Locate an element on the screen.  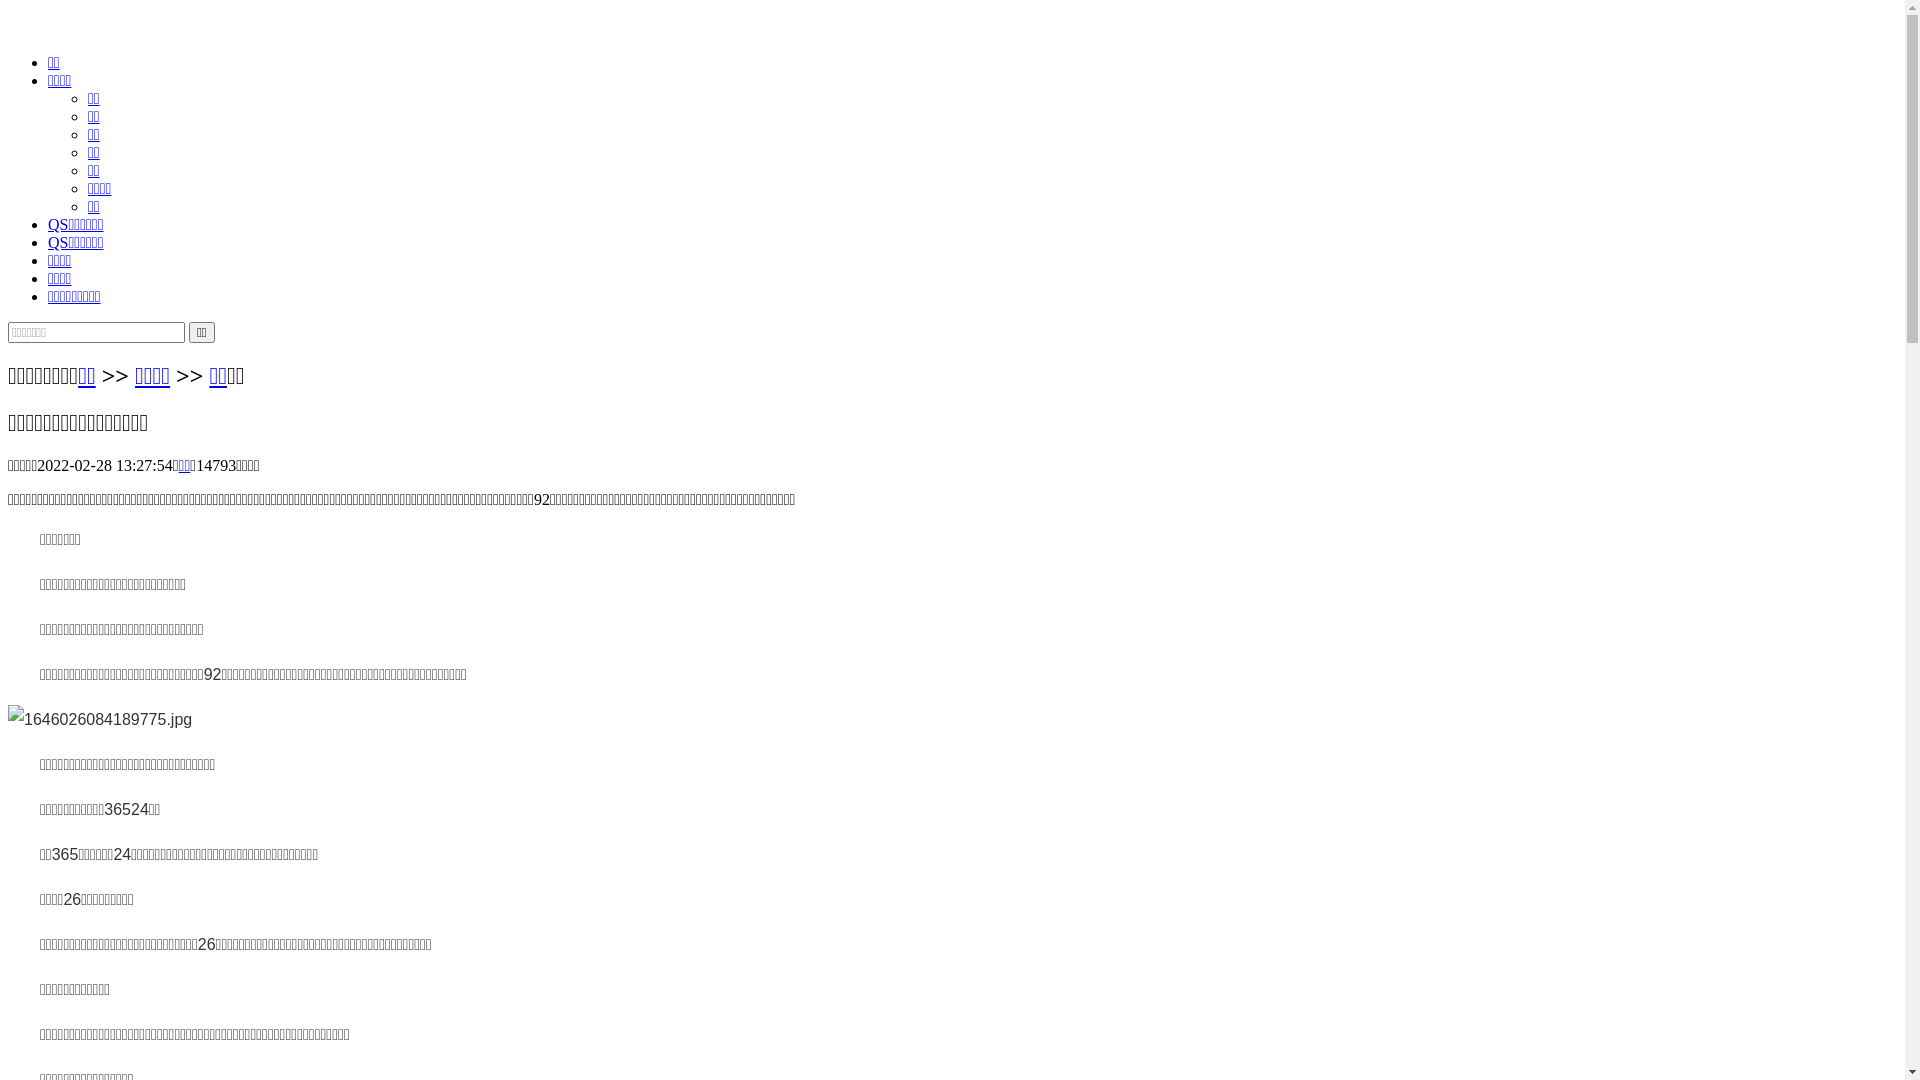
'1646028915102456.jpg' is located at coordinates (99, 720).